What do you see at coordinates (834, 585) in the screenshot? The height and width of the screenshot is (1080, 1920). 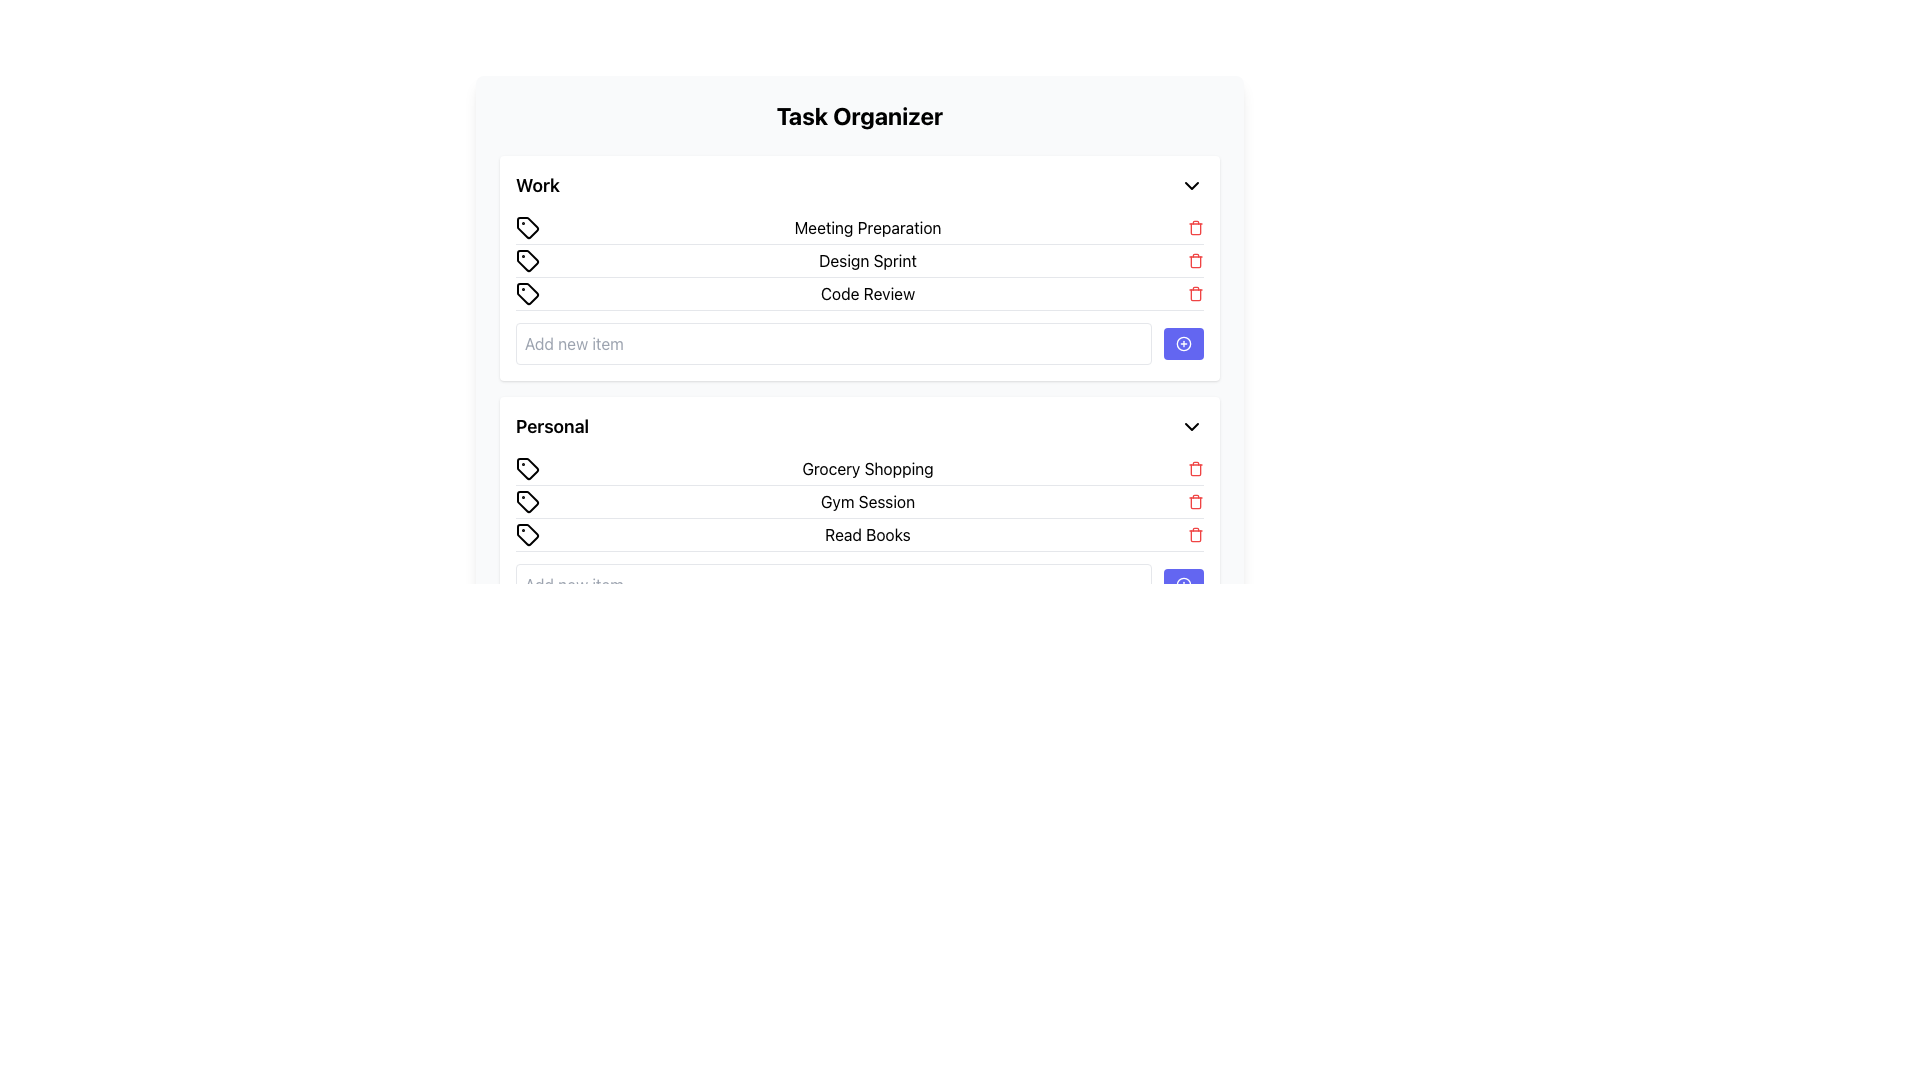 I see `to select text within the text input box labeled 'Add new item' located in the 'Personal' section of the interface` at bounding box center [834, 585].